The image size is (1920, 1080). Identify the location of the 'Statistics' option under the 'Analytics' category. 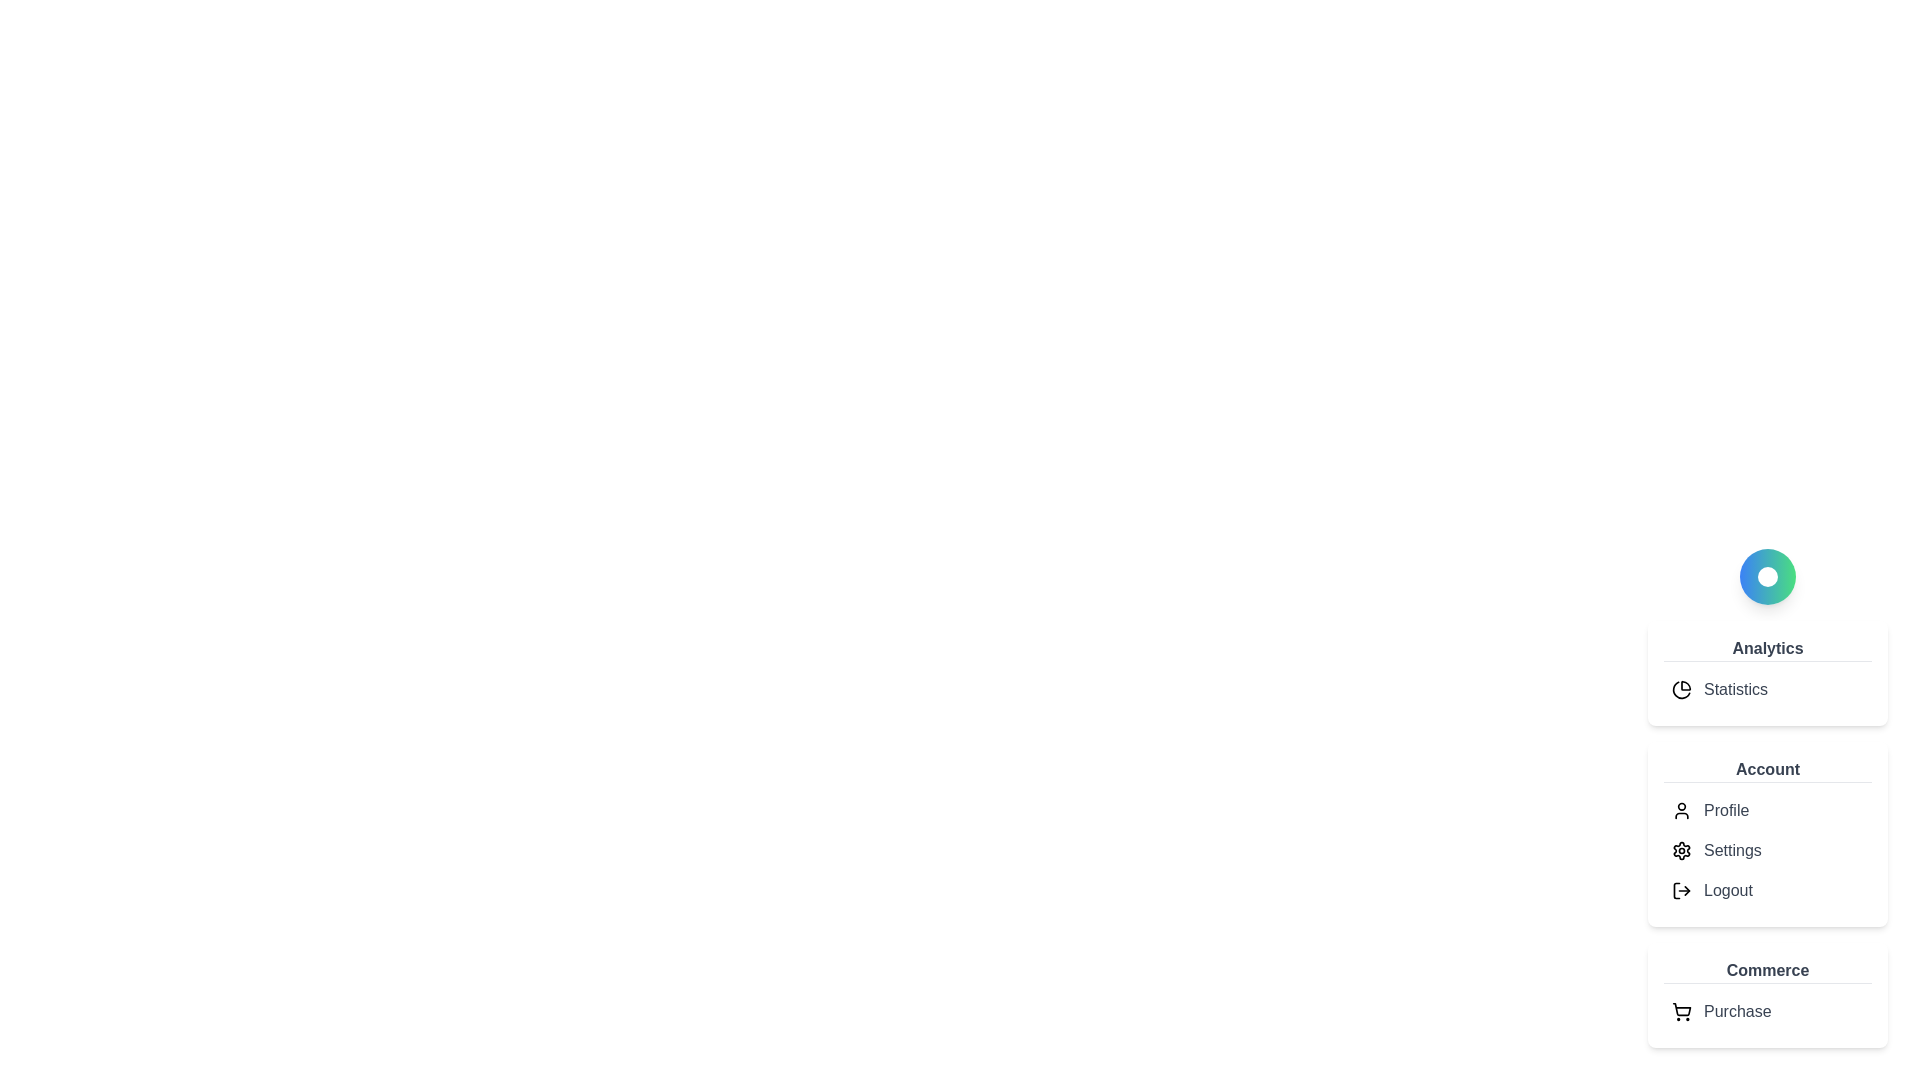
(1767, 689).